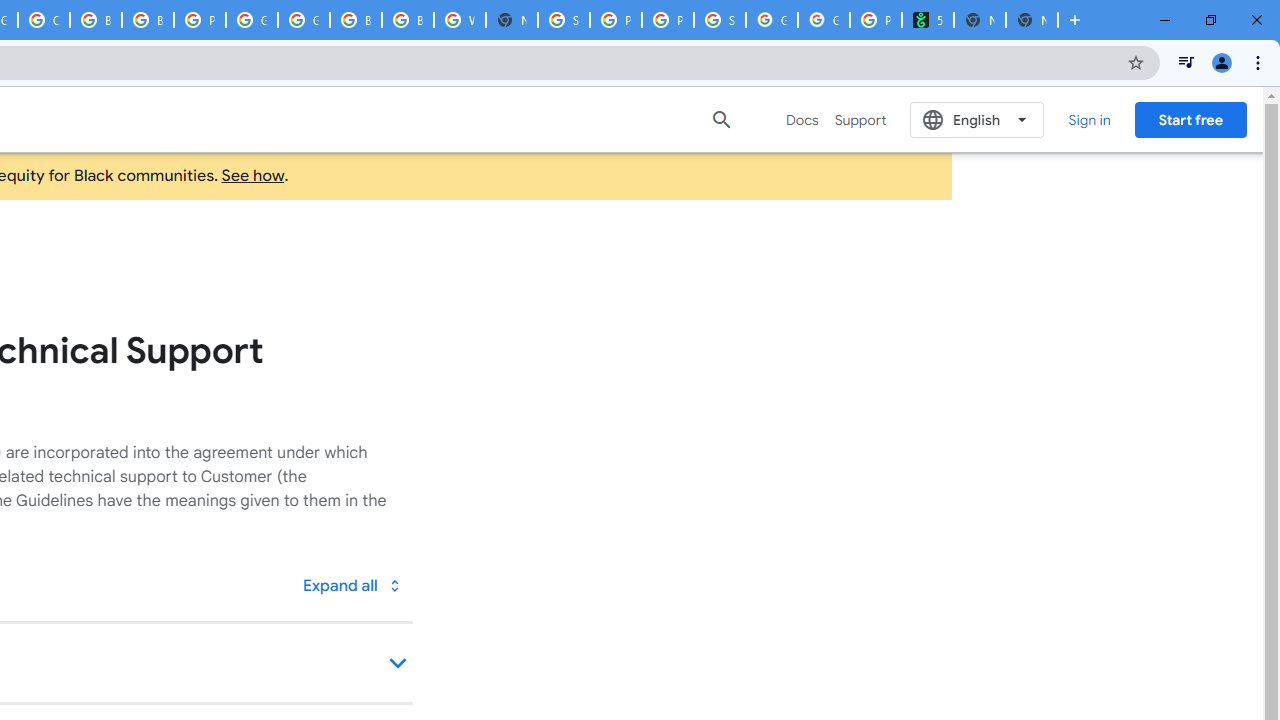  I want to click on 'New Tab', so click(1032, 20).